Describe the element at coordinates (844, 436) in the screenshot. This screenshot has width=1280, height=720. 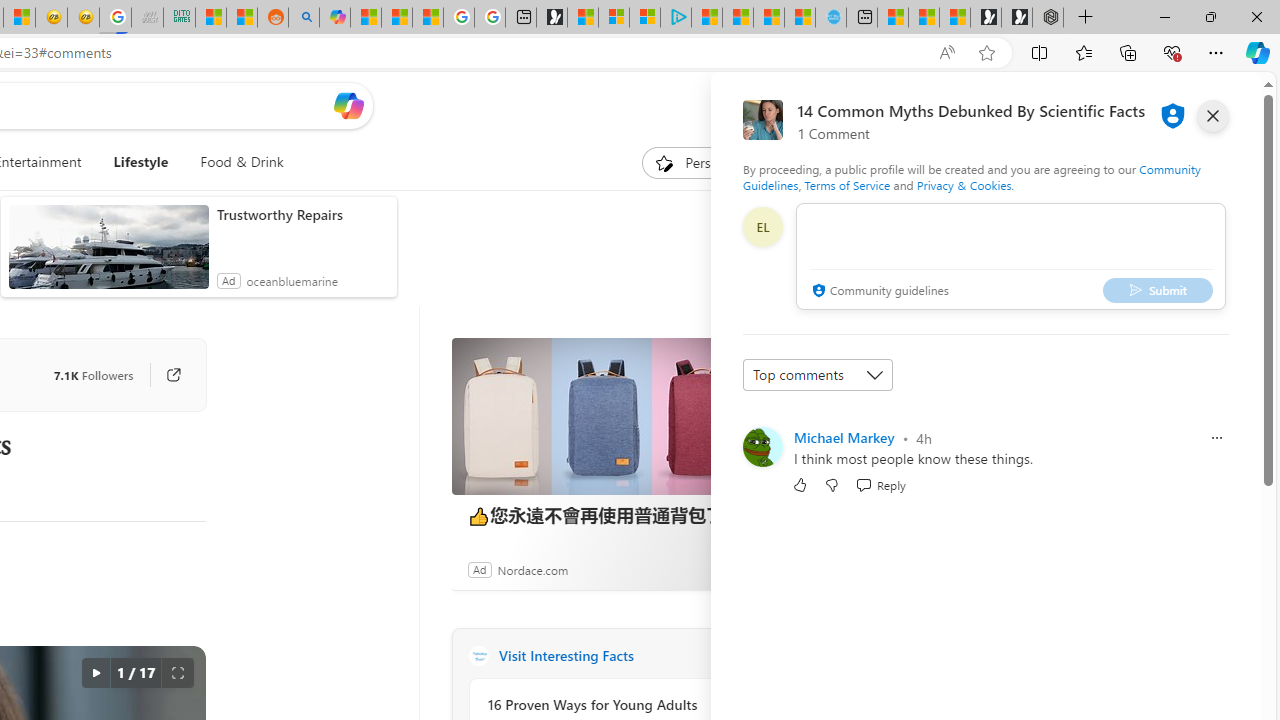
I see `'Michael Markey'` at that location.